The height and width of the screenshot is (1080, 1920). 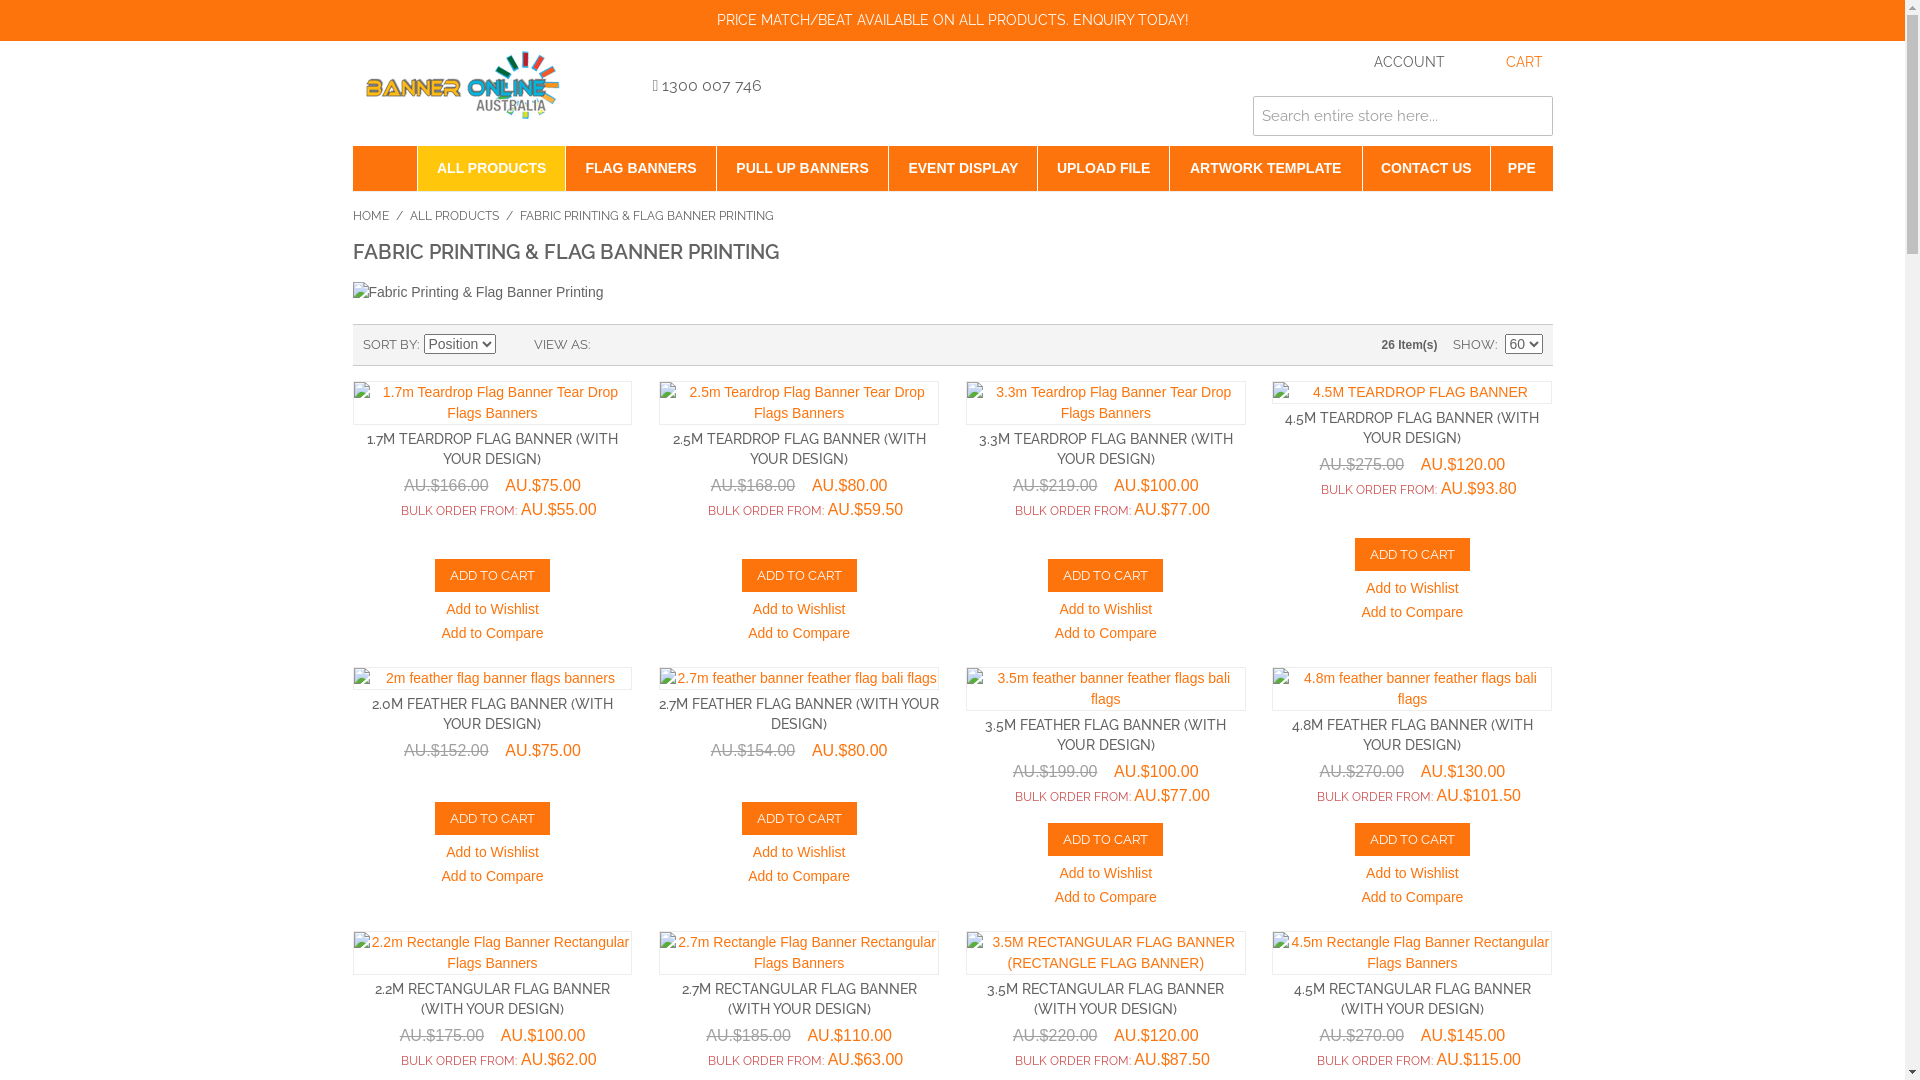 What do you see at coordinates (1104, 447) in the screenshot?
I see `'3.3M TEARDROP FLAG BANNER (WITH YOUR DESIGN)'` at bounding box center [1104, 447].